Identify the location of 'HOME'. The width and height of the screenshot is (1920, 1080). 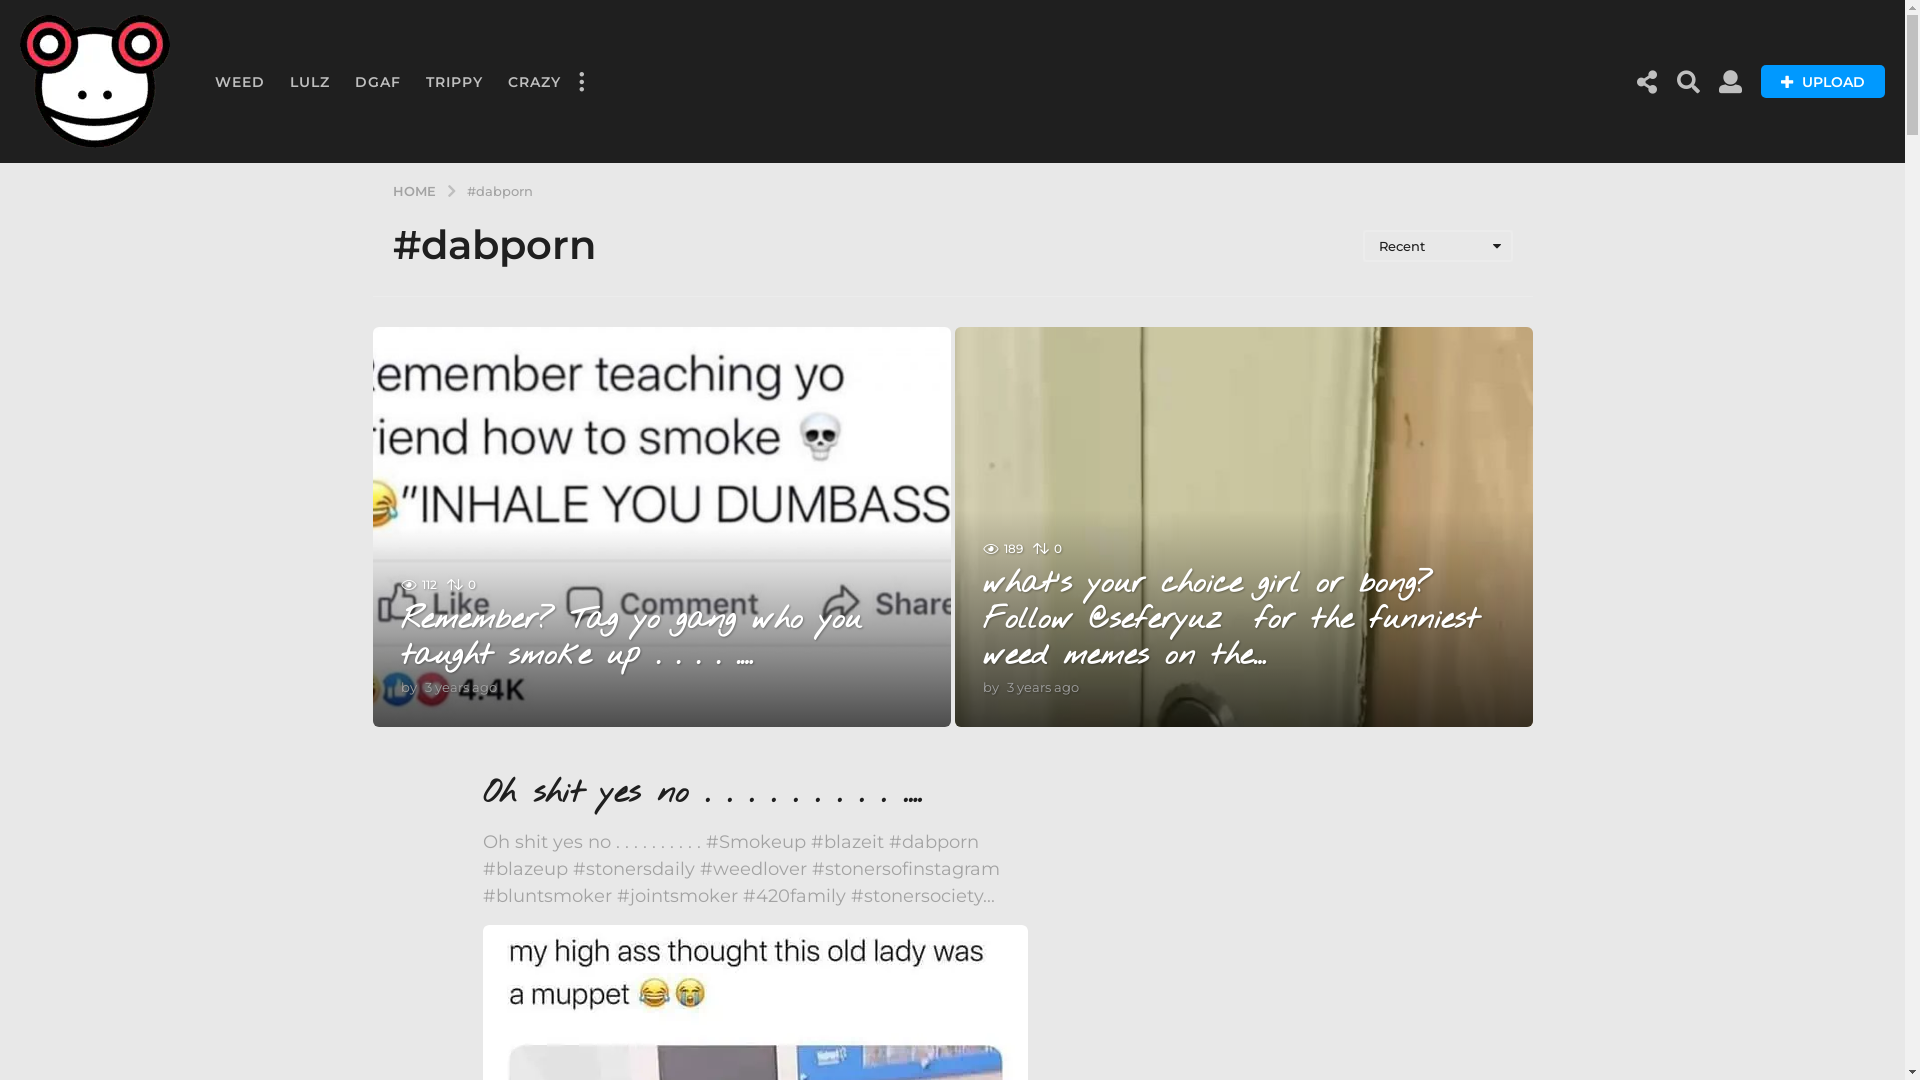
(414, 189).